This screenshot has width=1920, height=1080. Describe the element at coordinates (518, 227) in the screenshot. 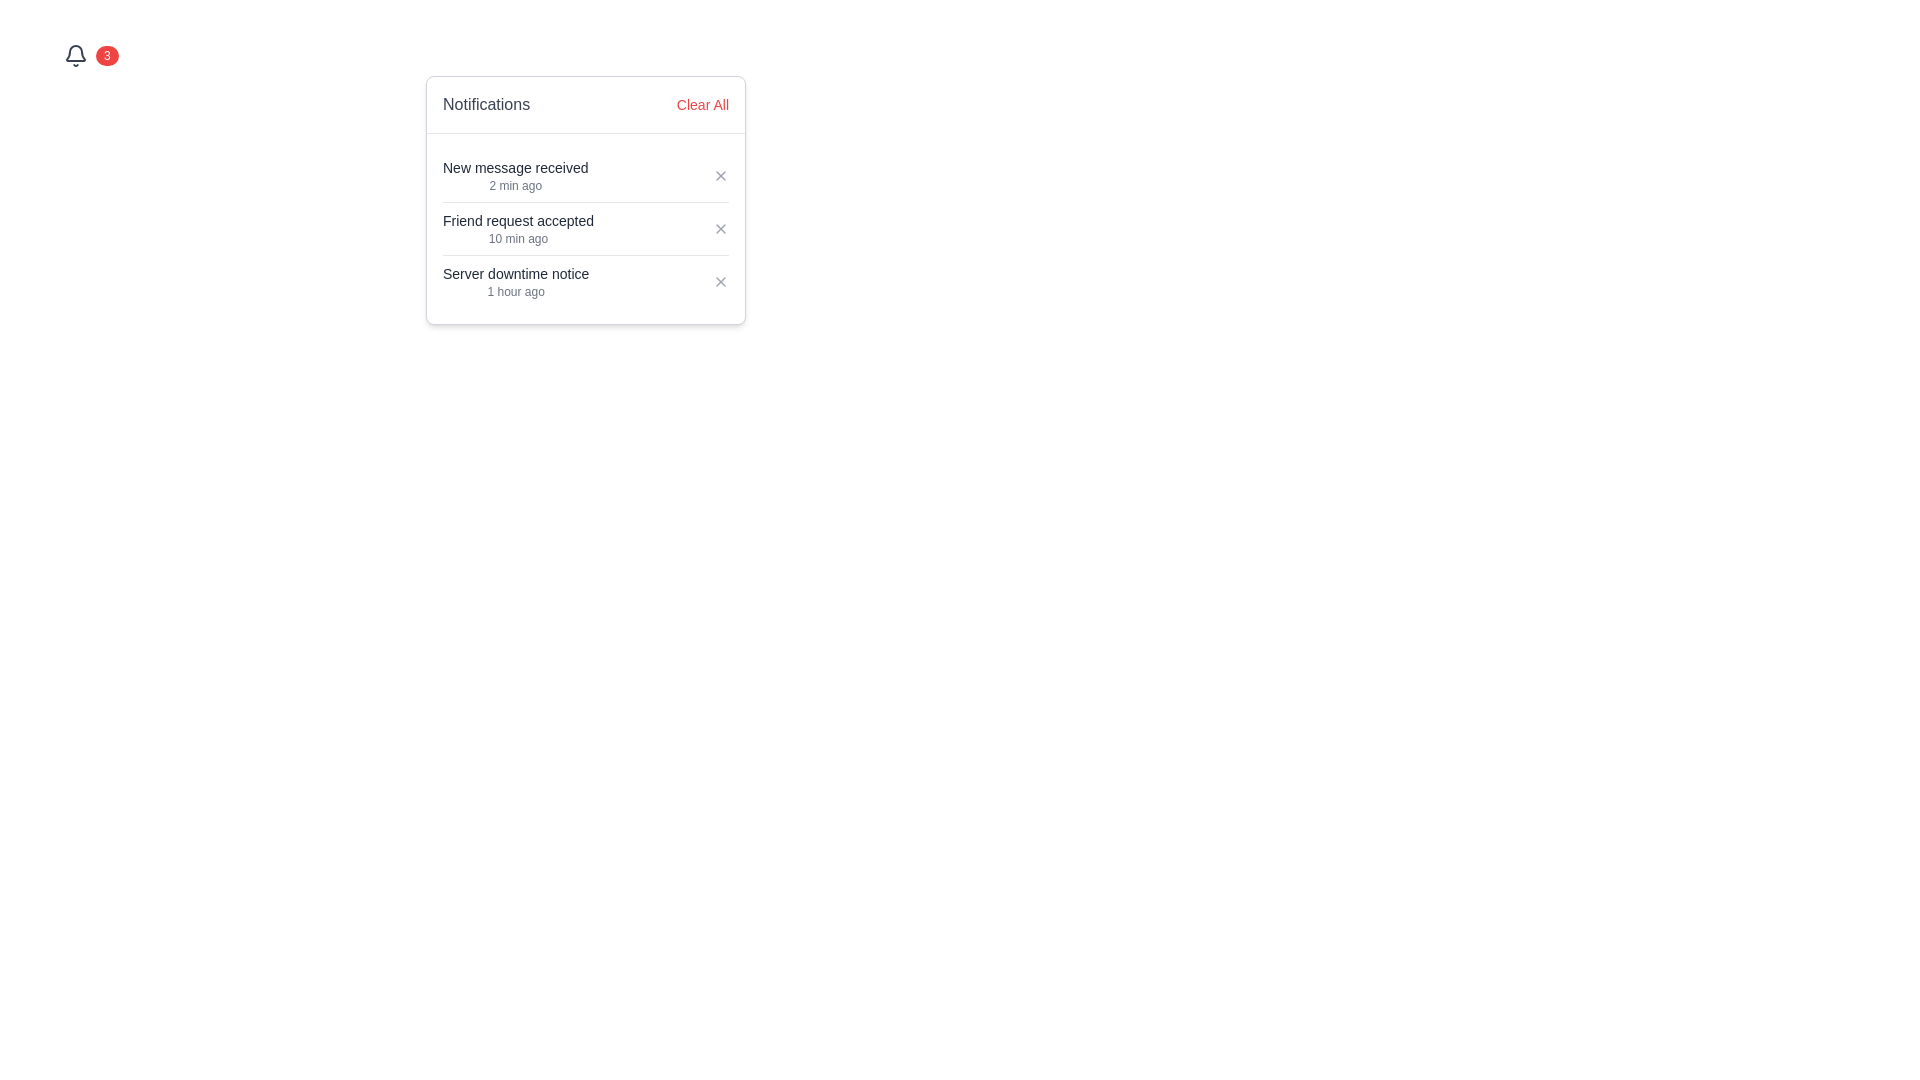

I see `the notification item displaying 'Friend request accepted' in bold, dark gray text, located in the notification panel` at that location.